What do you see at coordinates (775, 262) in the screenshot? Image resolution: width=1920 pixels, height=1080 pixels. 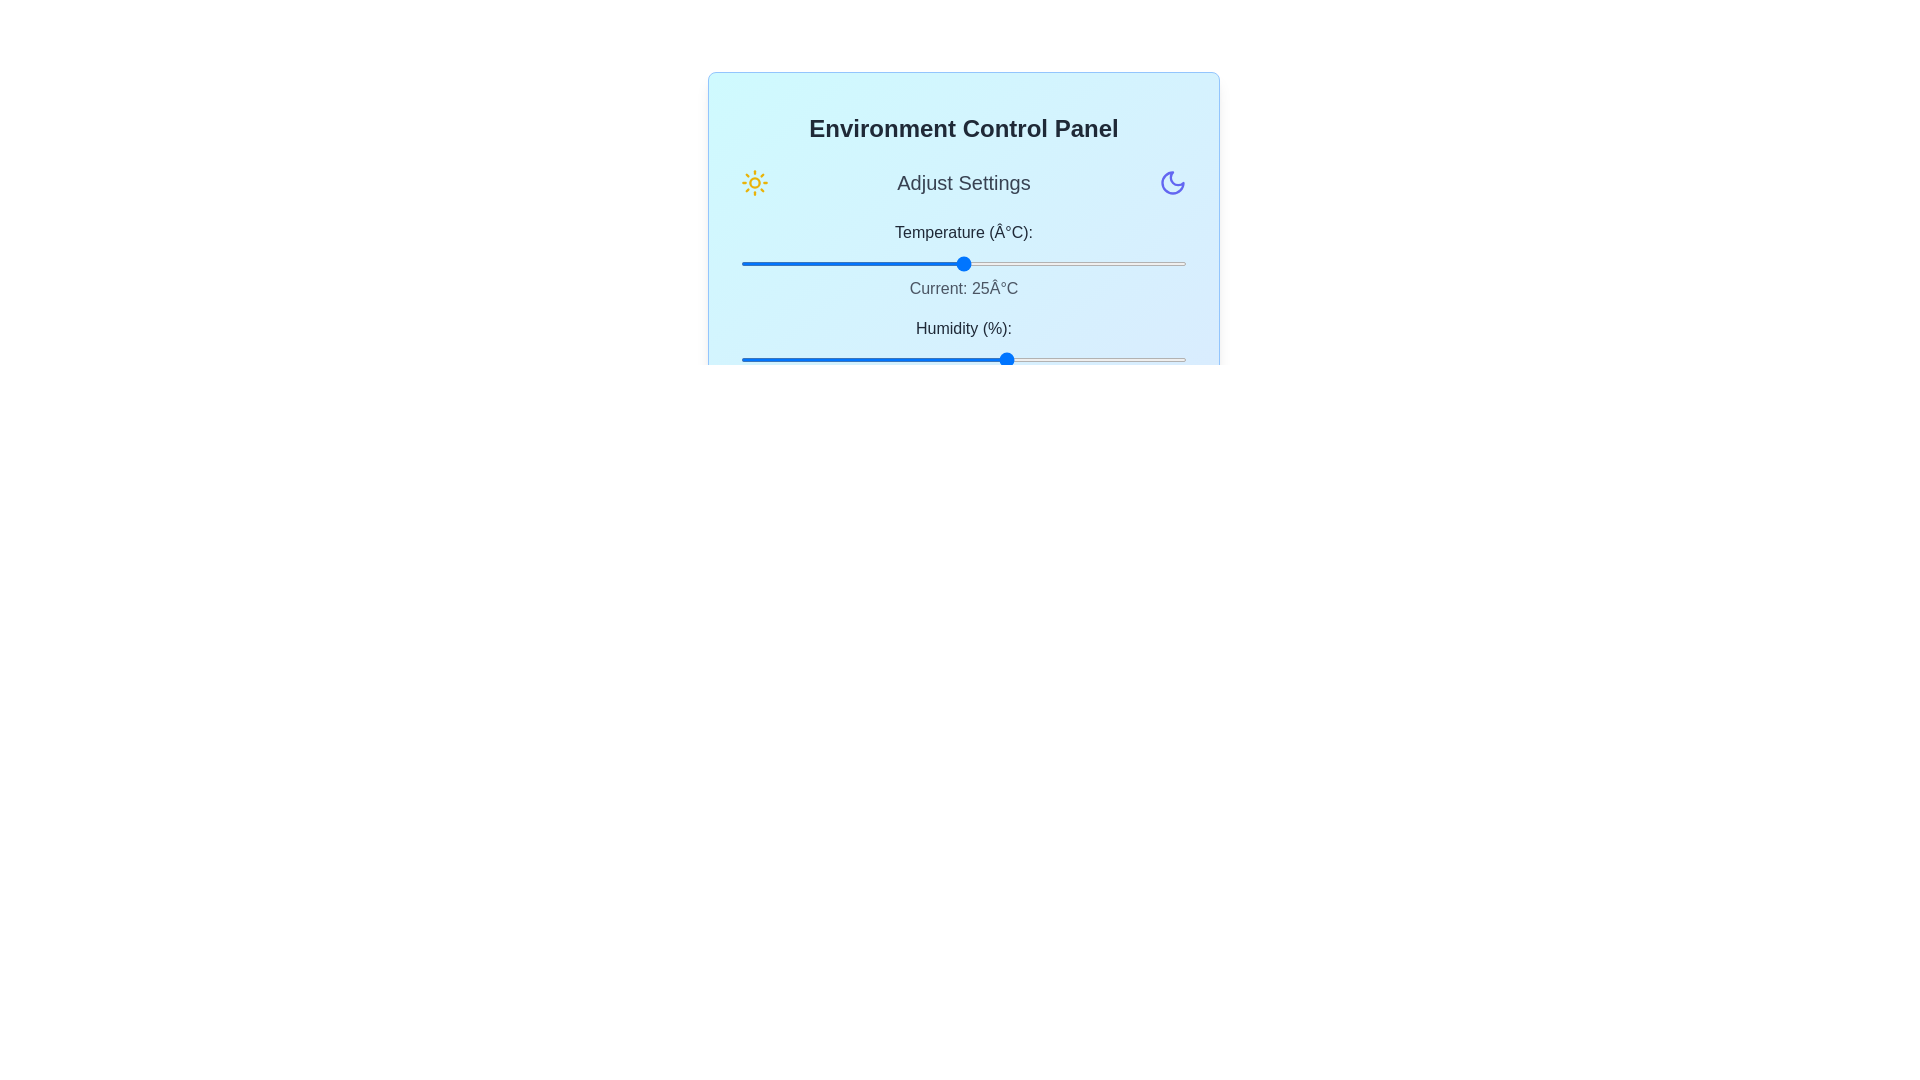 I see `the temperature slider to set the temperature to 4°C` at bounding box center [775, 262].